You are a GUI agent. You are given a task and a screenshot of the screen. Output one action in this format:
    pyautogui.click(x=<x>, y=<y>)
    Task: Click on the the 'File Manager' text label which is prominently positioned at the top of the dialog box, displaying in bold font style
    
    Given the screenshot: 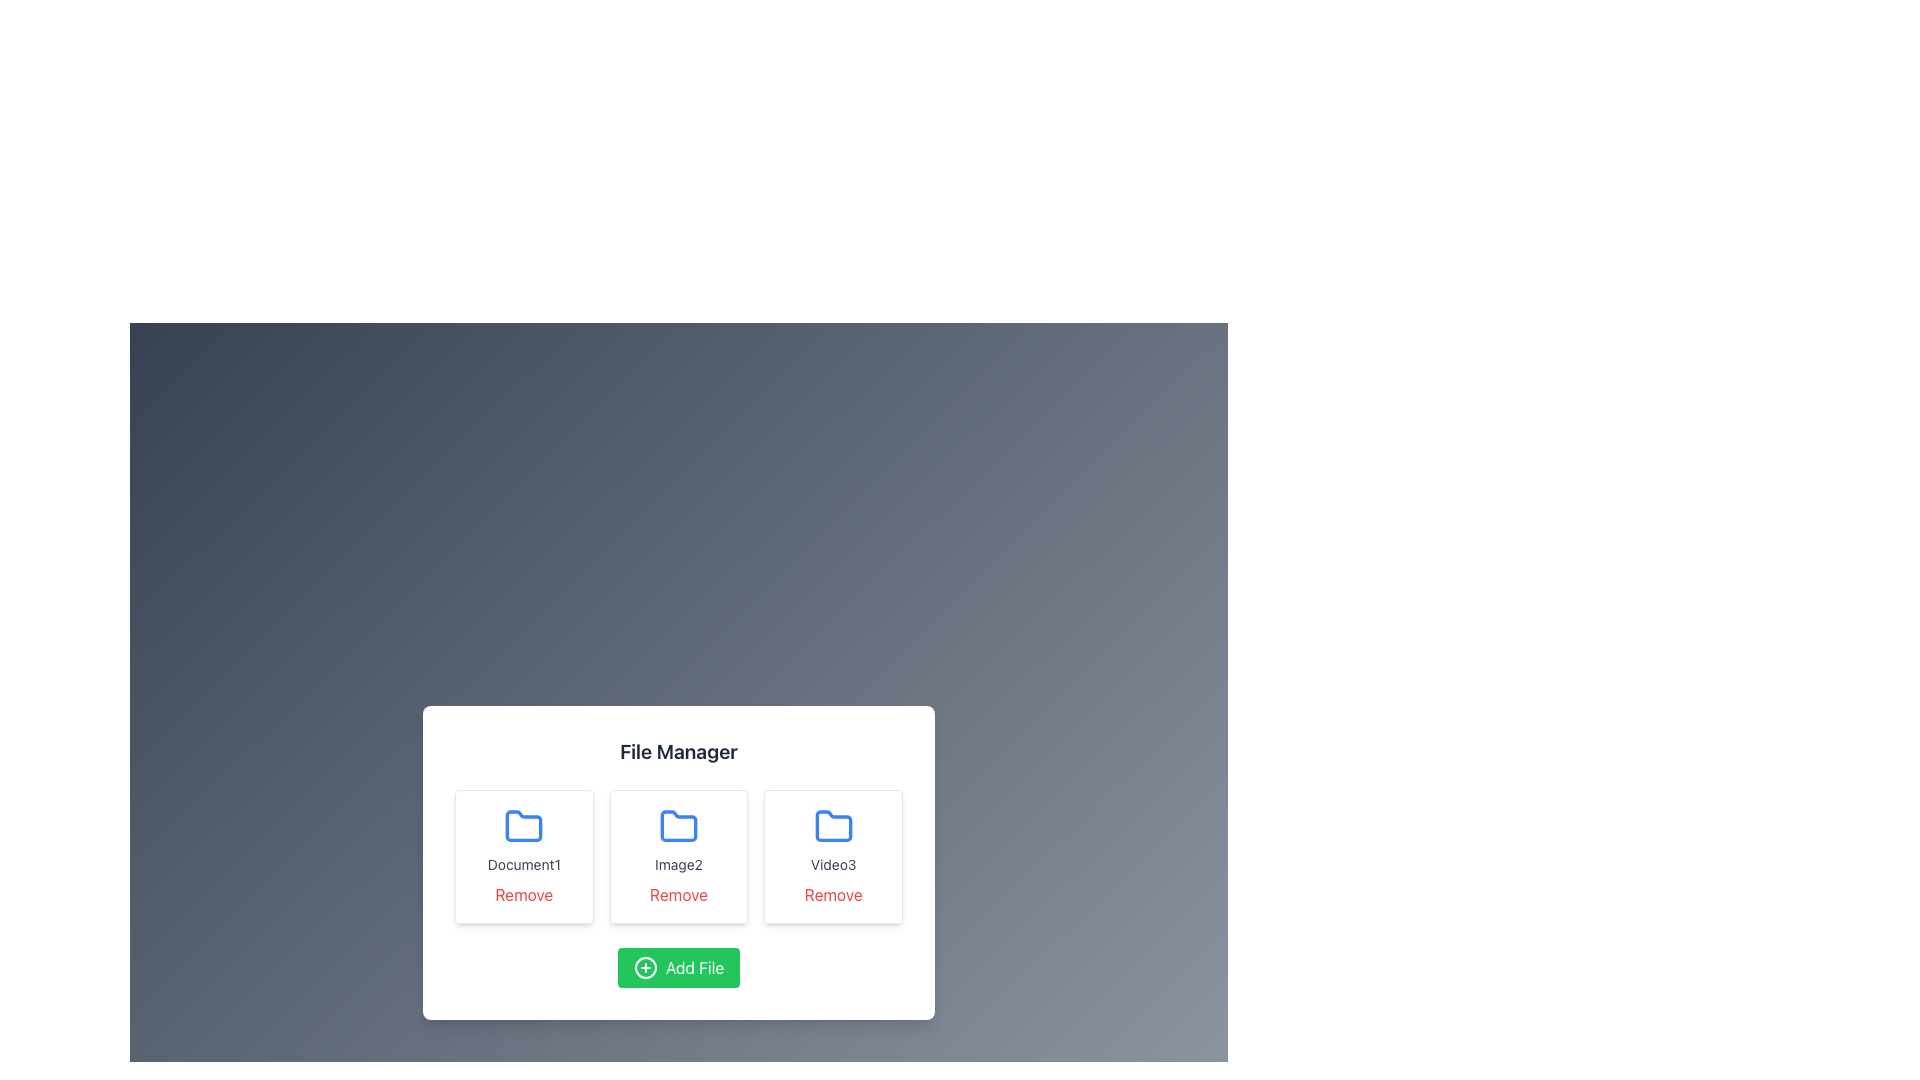 What is the action you would take?
    pyautogui.click(x=678, y=752)
    